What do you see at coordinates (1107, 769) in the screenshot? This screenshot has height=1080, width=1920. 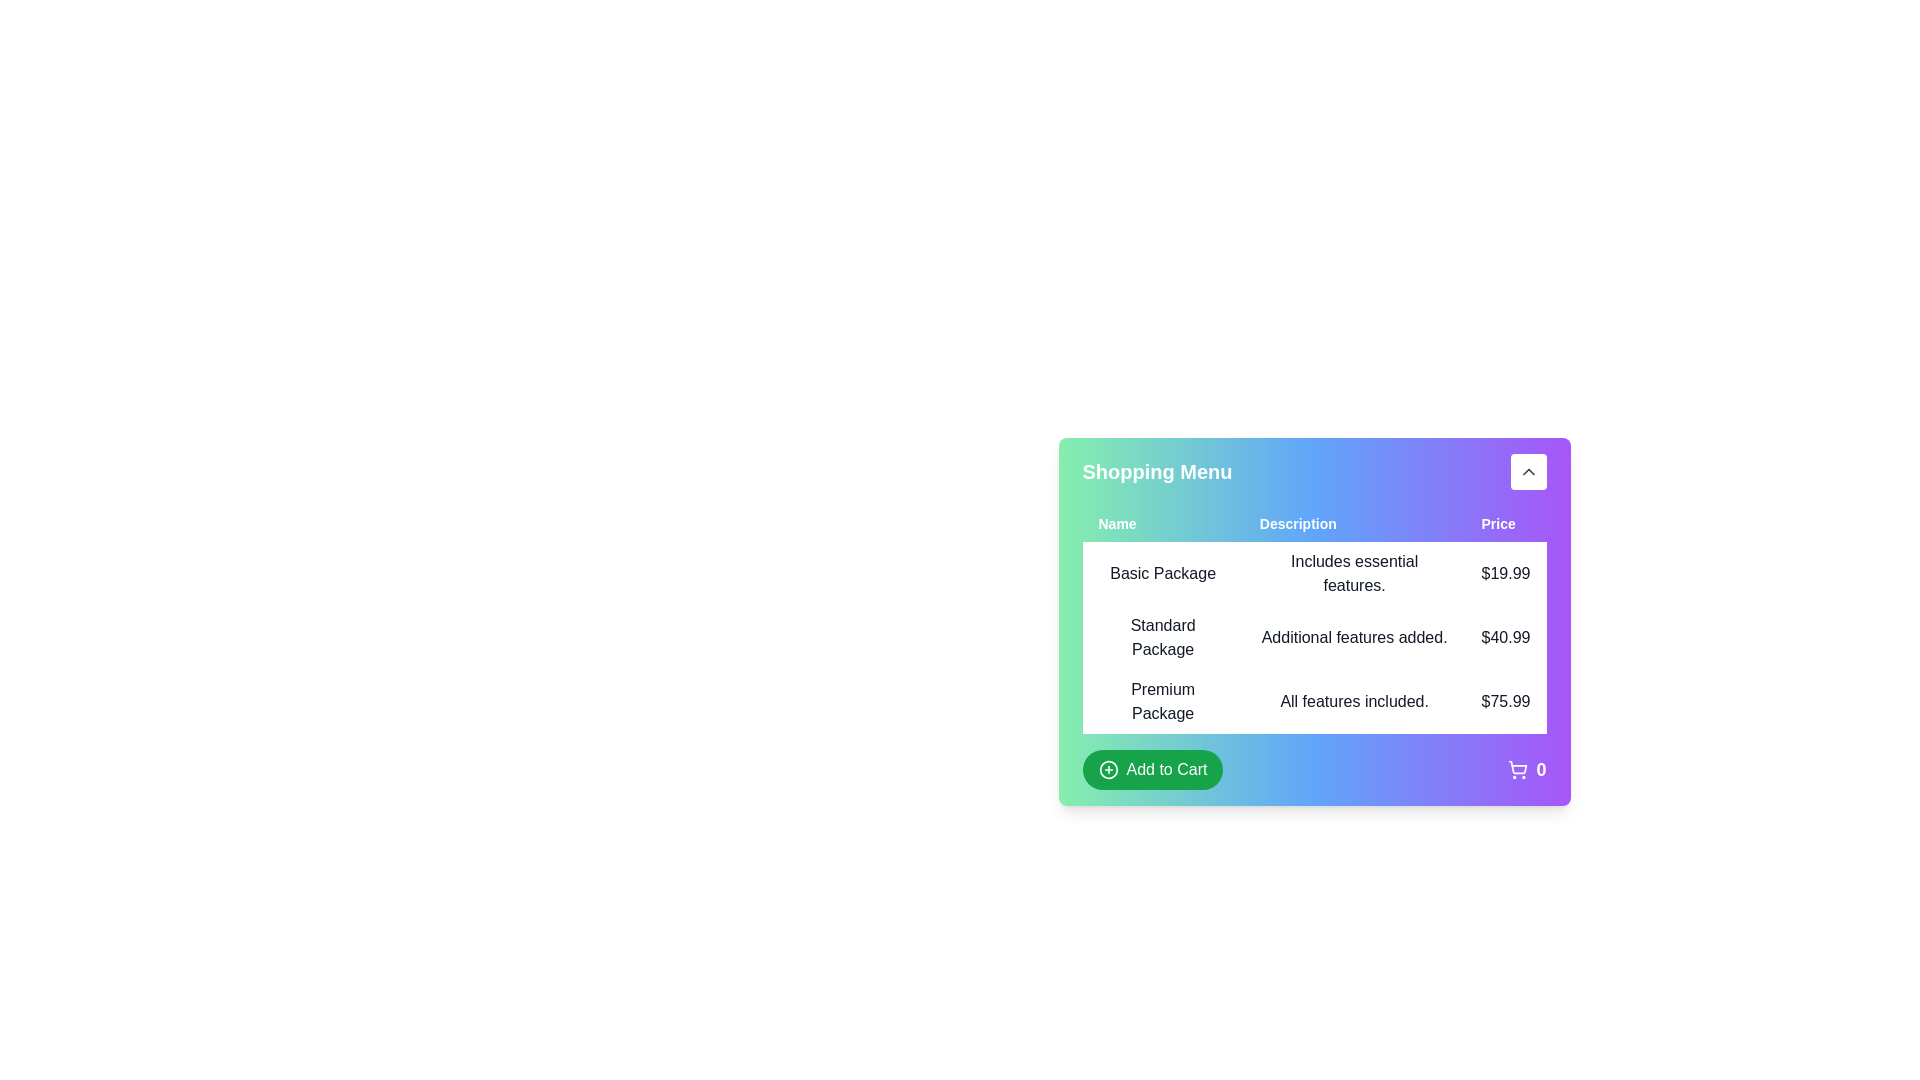 I see `the plus icon embedded within the green 'Add to Cart' button located at the bottom-left corner of the shopping menu interface` at bounding box center [1107, 769].